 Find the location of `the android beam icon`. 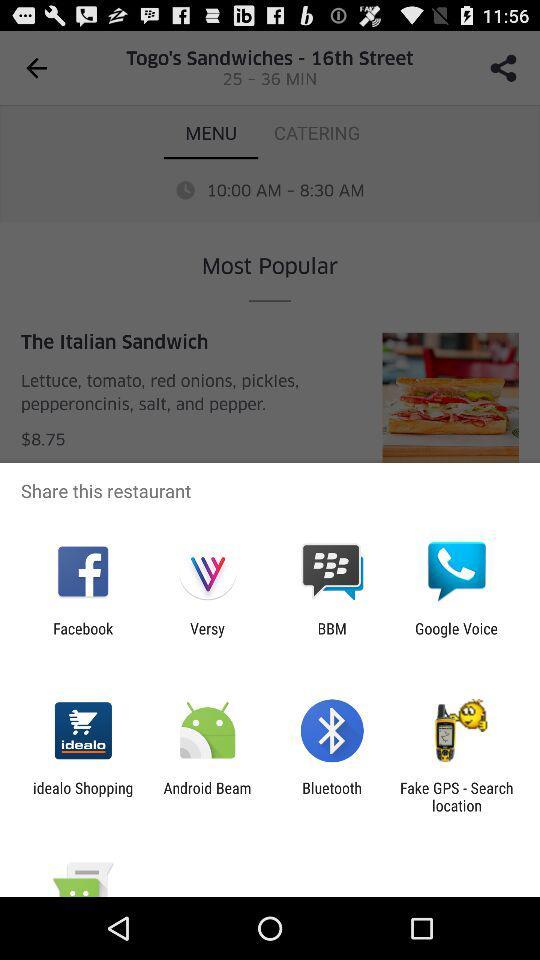

the android beam icon is located at coordinates (206, 796).